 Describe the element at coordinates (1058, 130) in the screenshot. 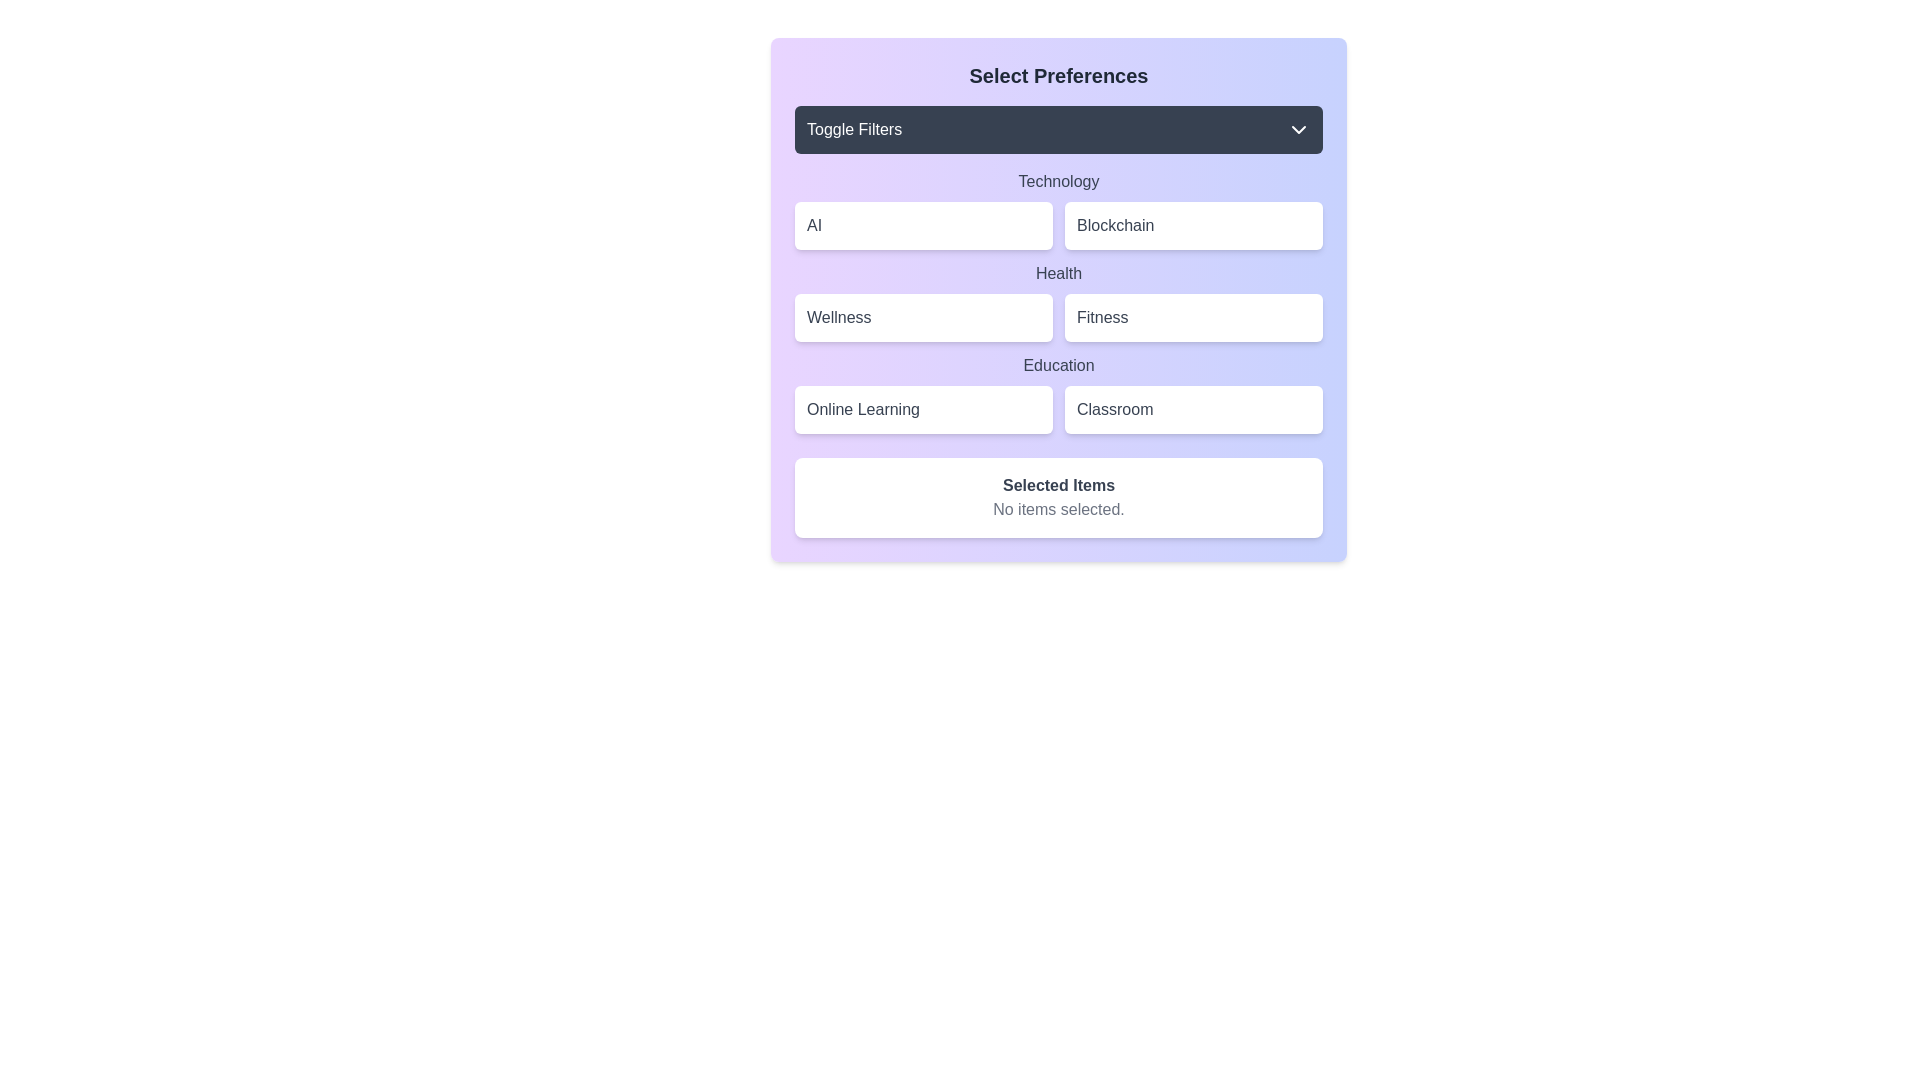

I see `the toggle button for filtering options located in the 'Select Preferences' section` at that location.